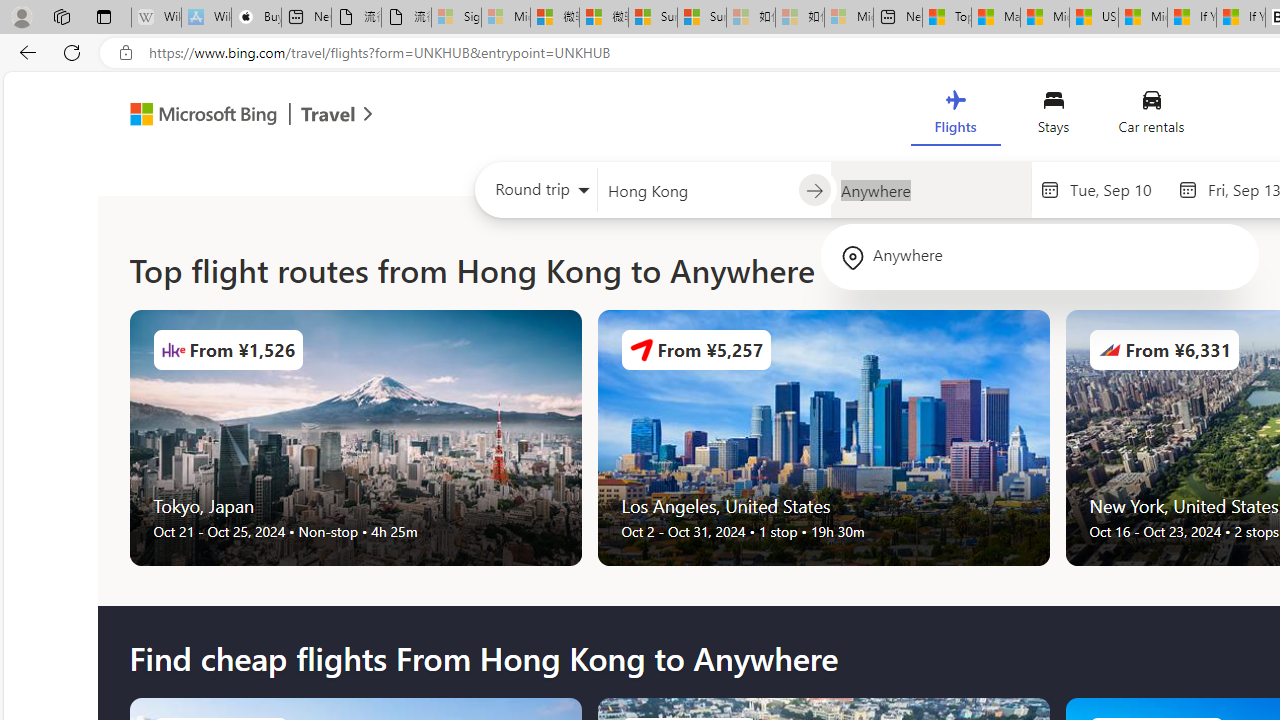  What do you see at coordinates (230, 117) in the screenshot?
I see `'Microsoft Bing Travel'` at bounding box center [230, 117].